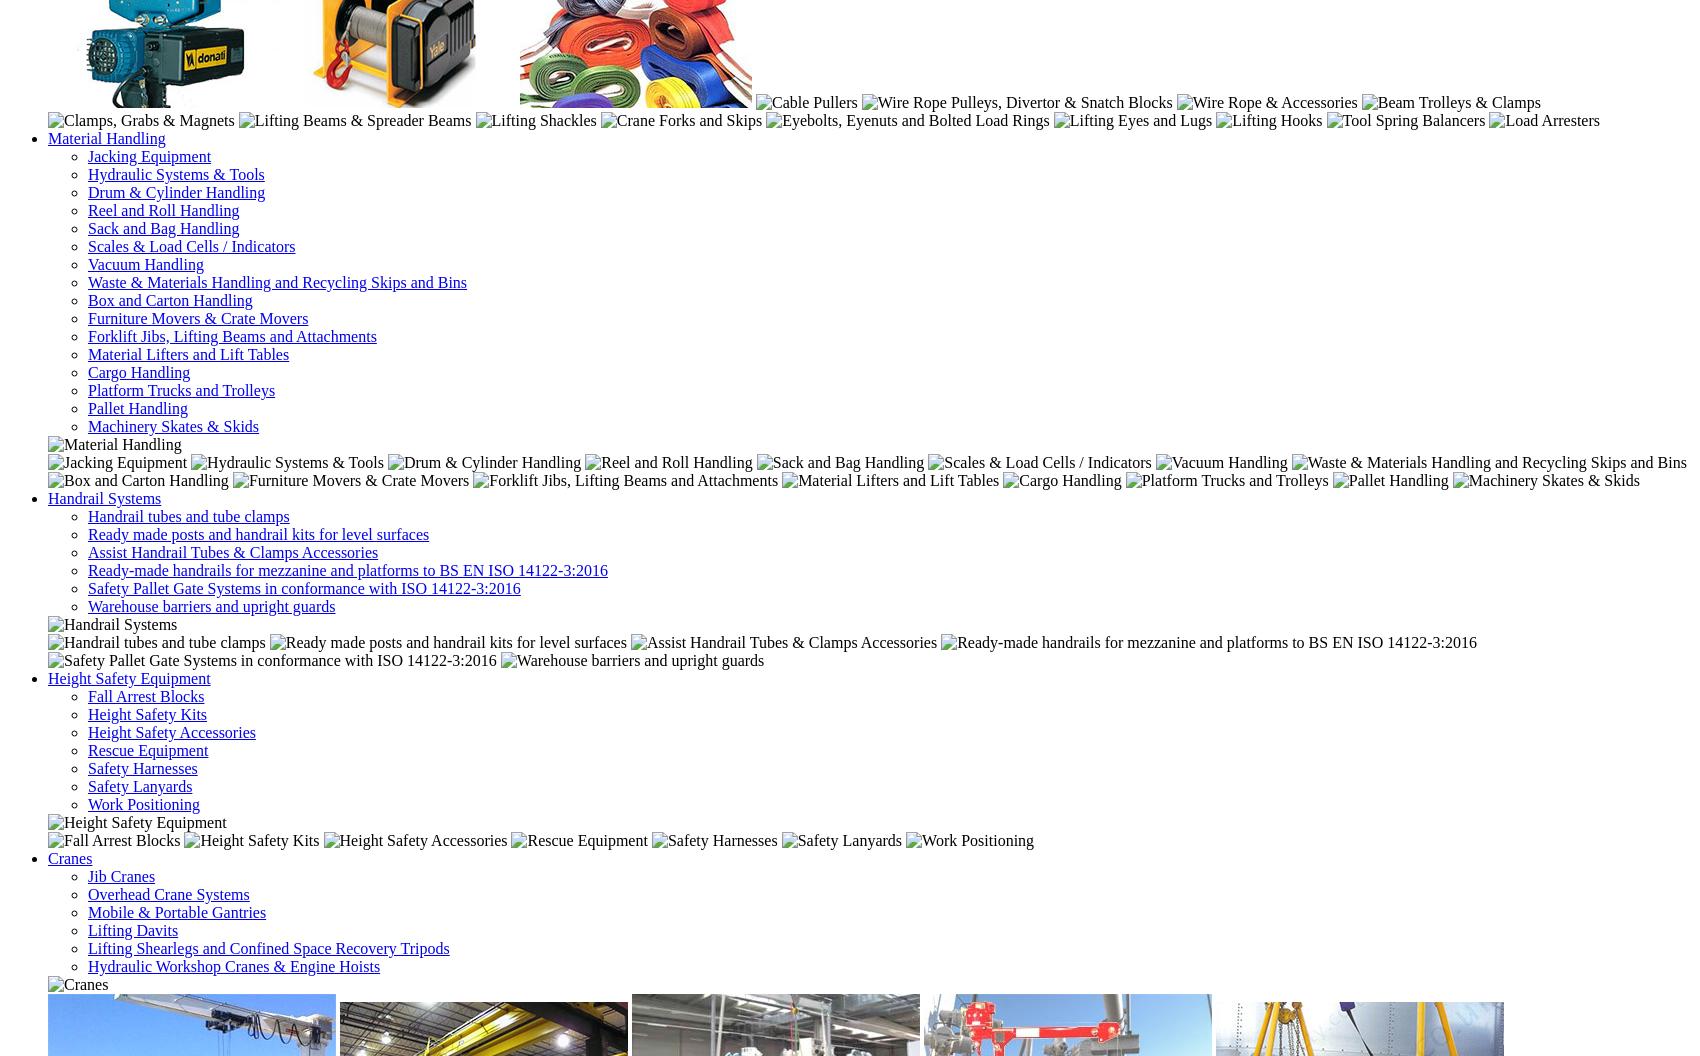 The height and width of the screenshot is (1056, 1700). What do you see at coordinates (232, 334) in the screenshot?
I see `'Forklift Jibs, Lifting Beams and Attachments'` at bounding box center [232, 334].